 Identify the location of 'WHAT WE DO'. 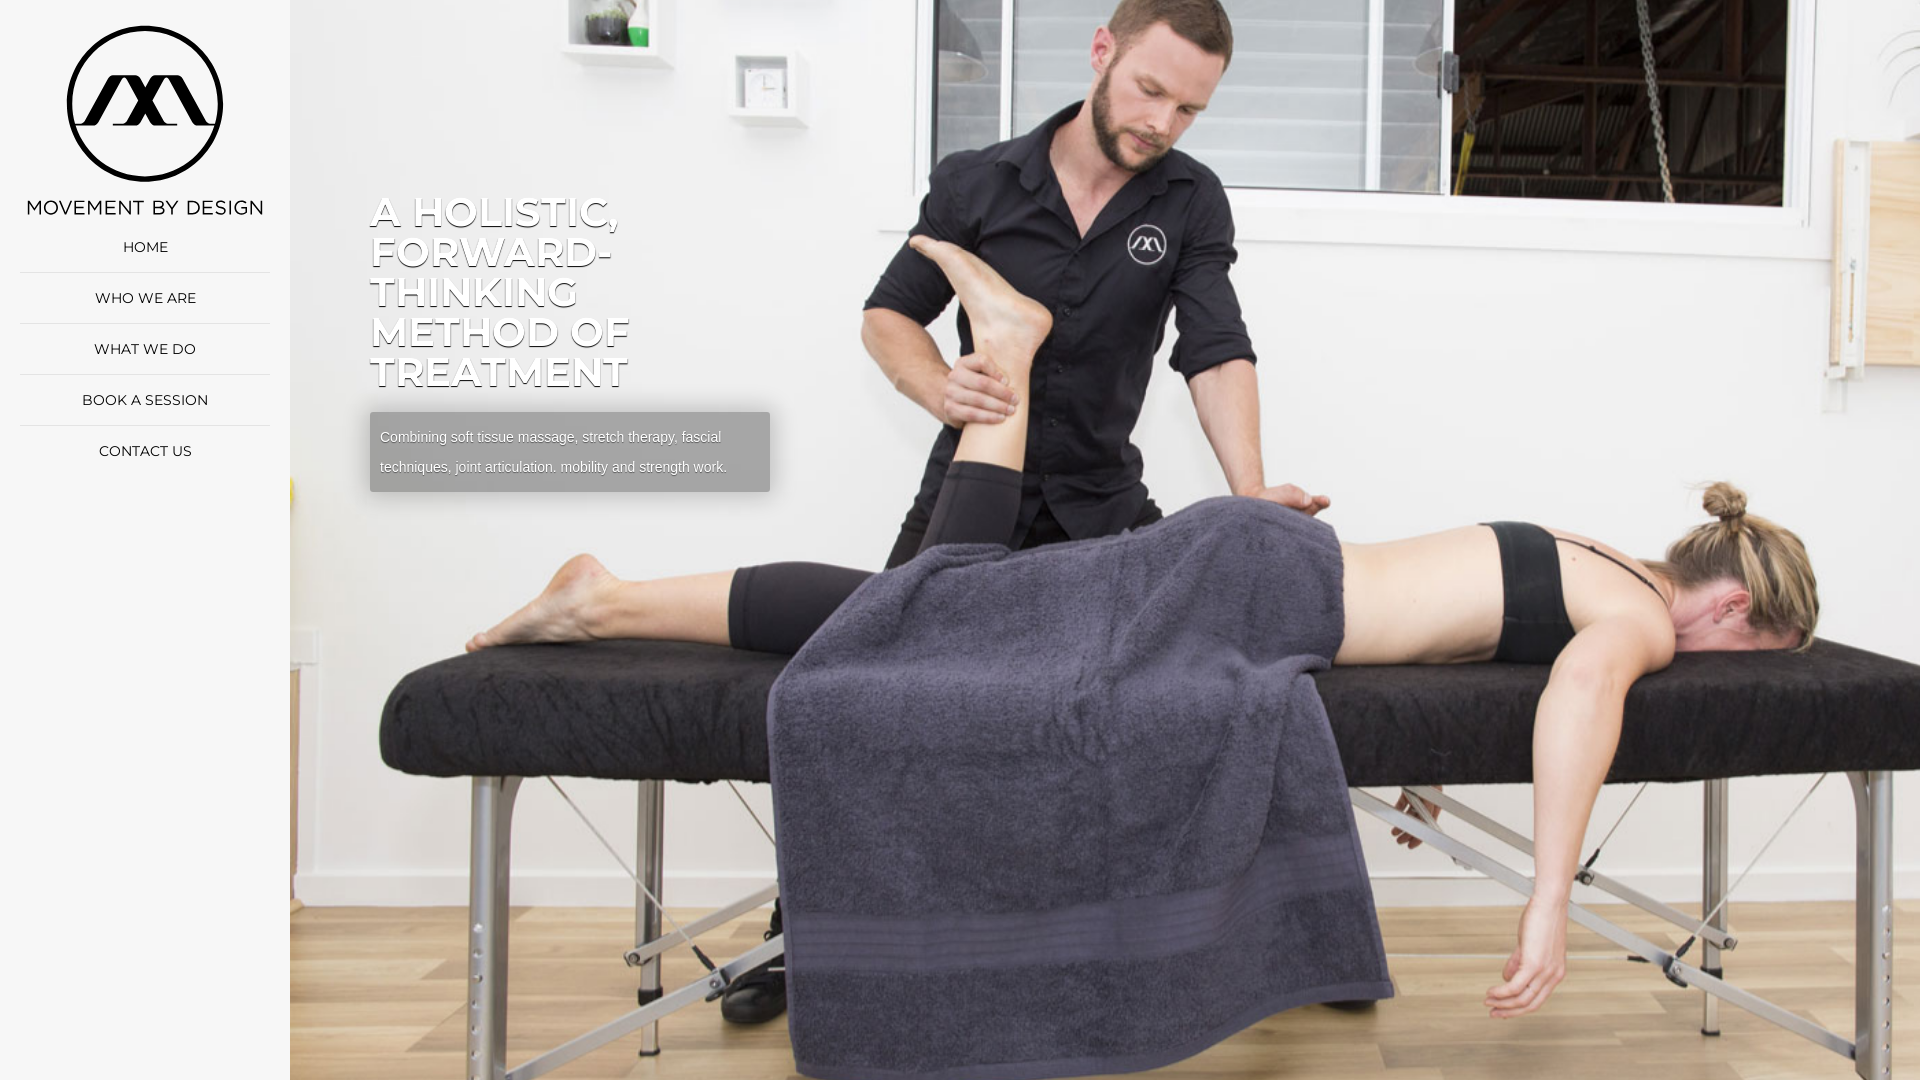
(143, 347).